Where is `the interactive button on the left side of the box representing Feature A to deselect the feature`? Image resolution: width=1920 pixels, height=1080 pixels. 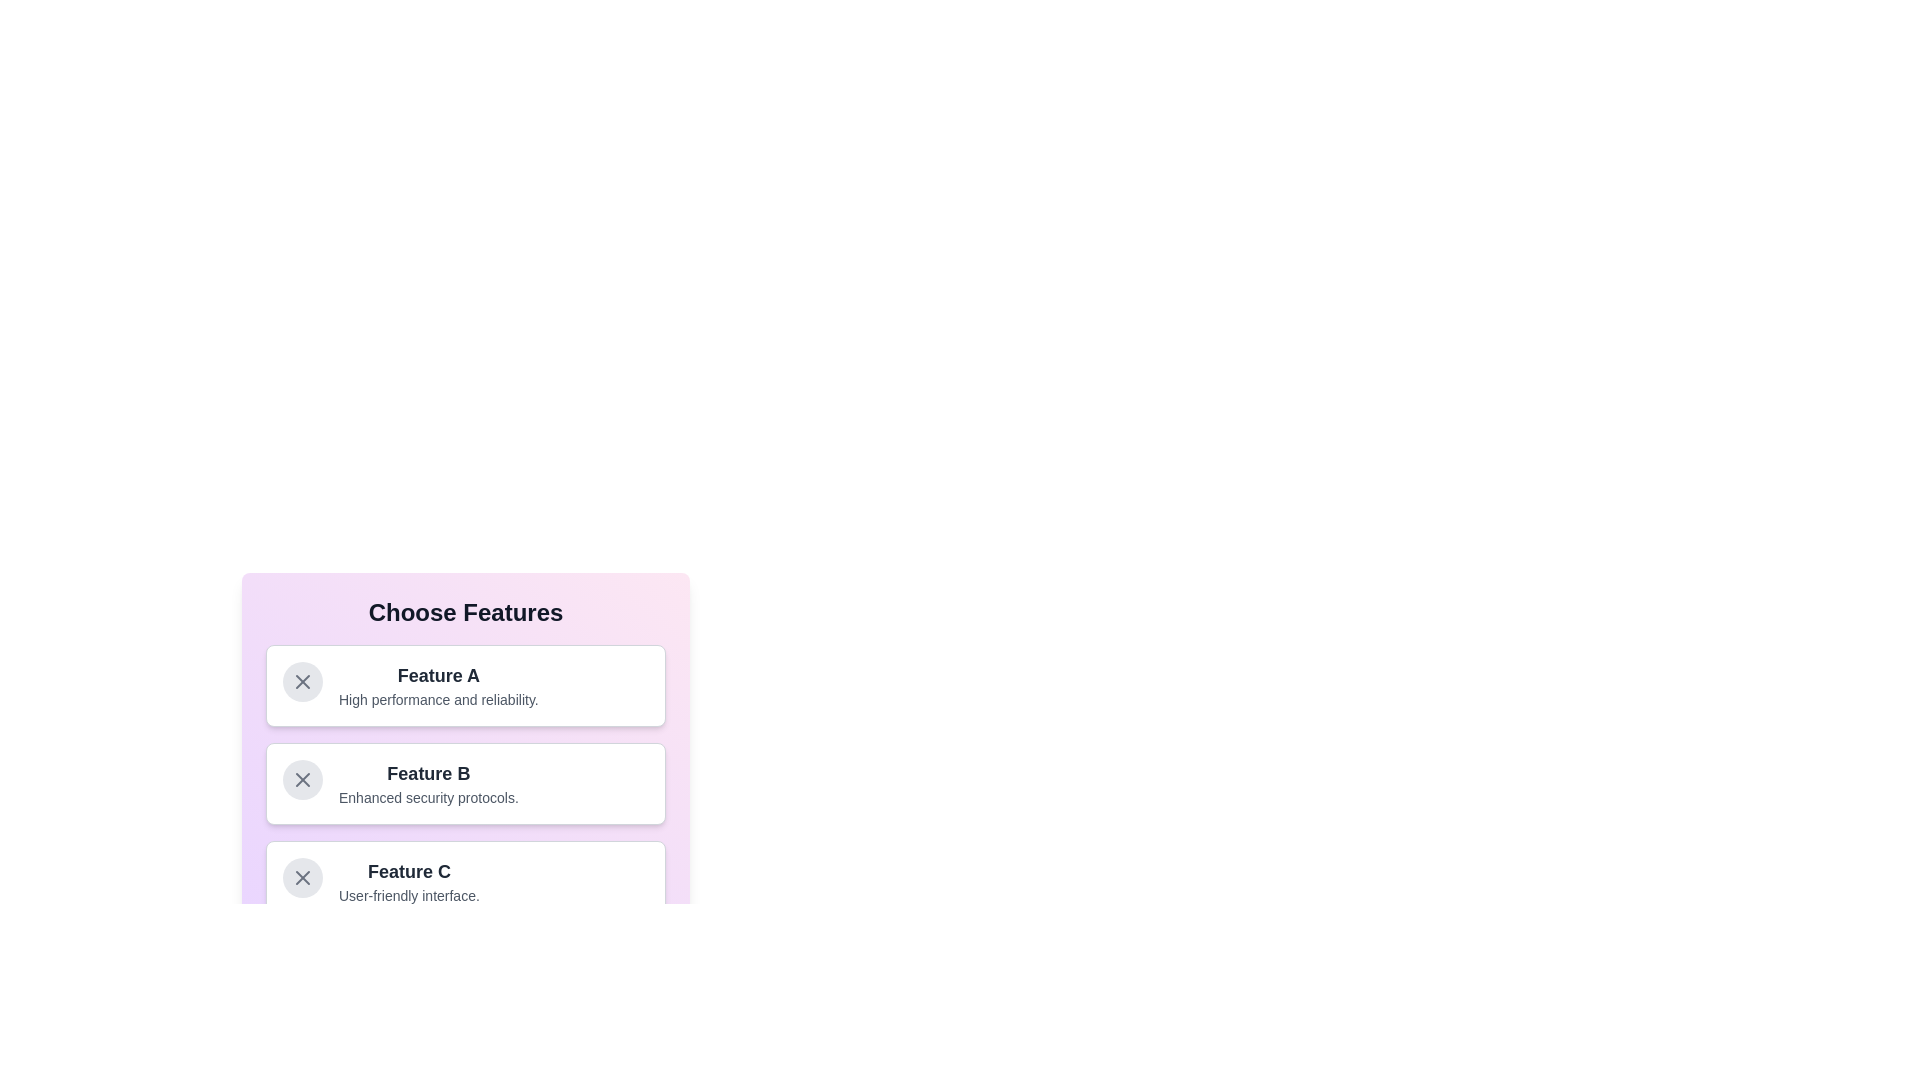
the interactive button on the left side of the box representing Feature A to deselect the feature is located at coordinates (301, 681).